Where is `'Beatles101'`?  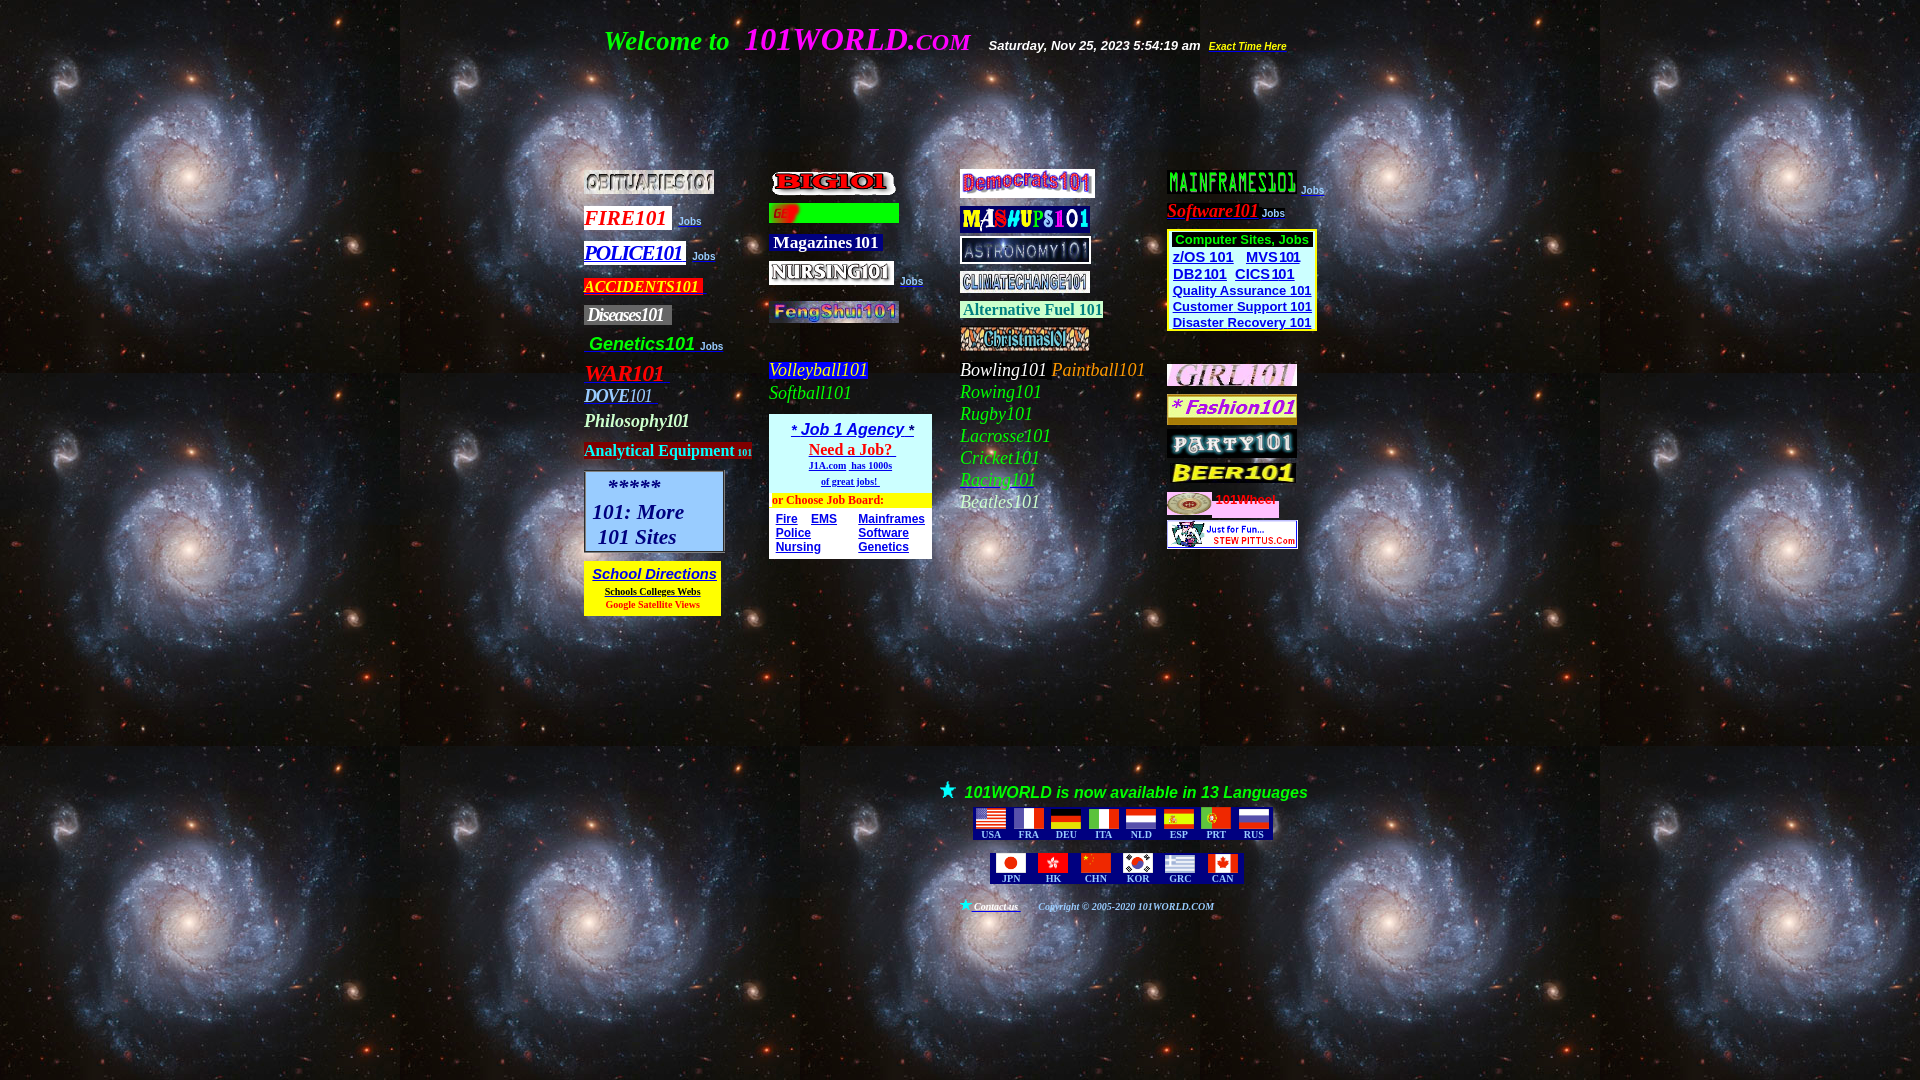
'Beatles101' is located at coordinates (999, 501).